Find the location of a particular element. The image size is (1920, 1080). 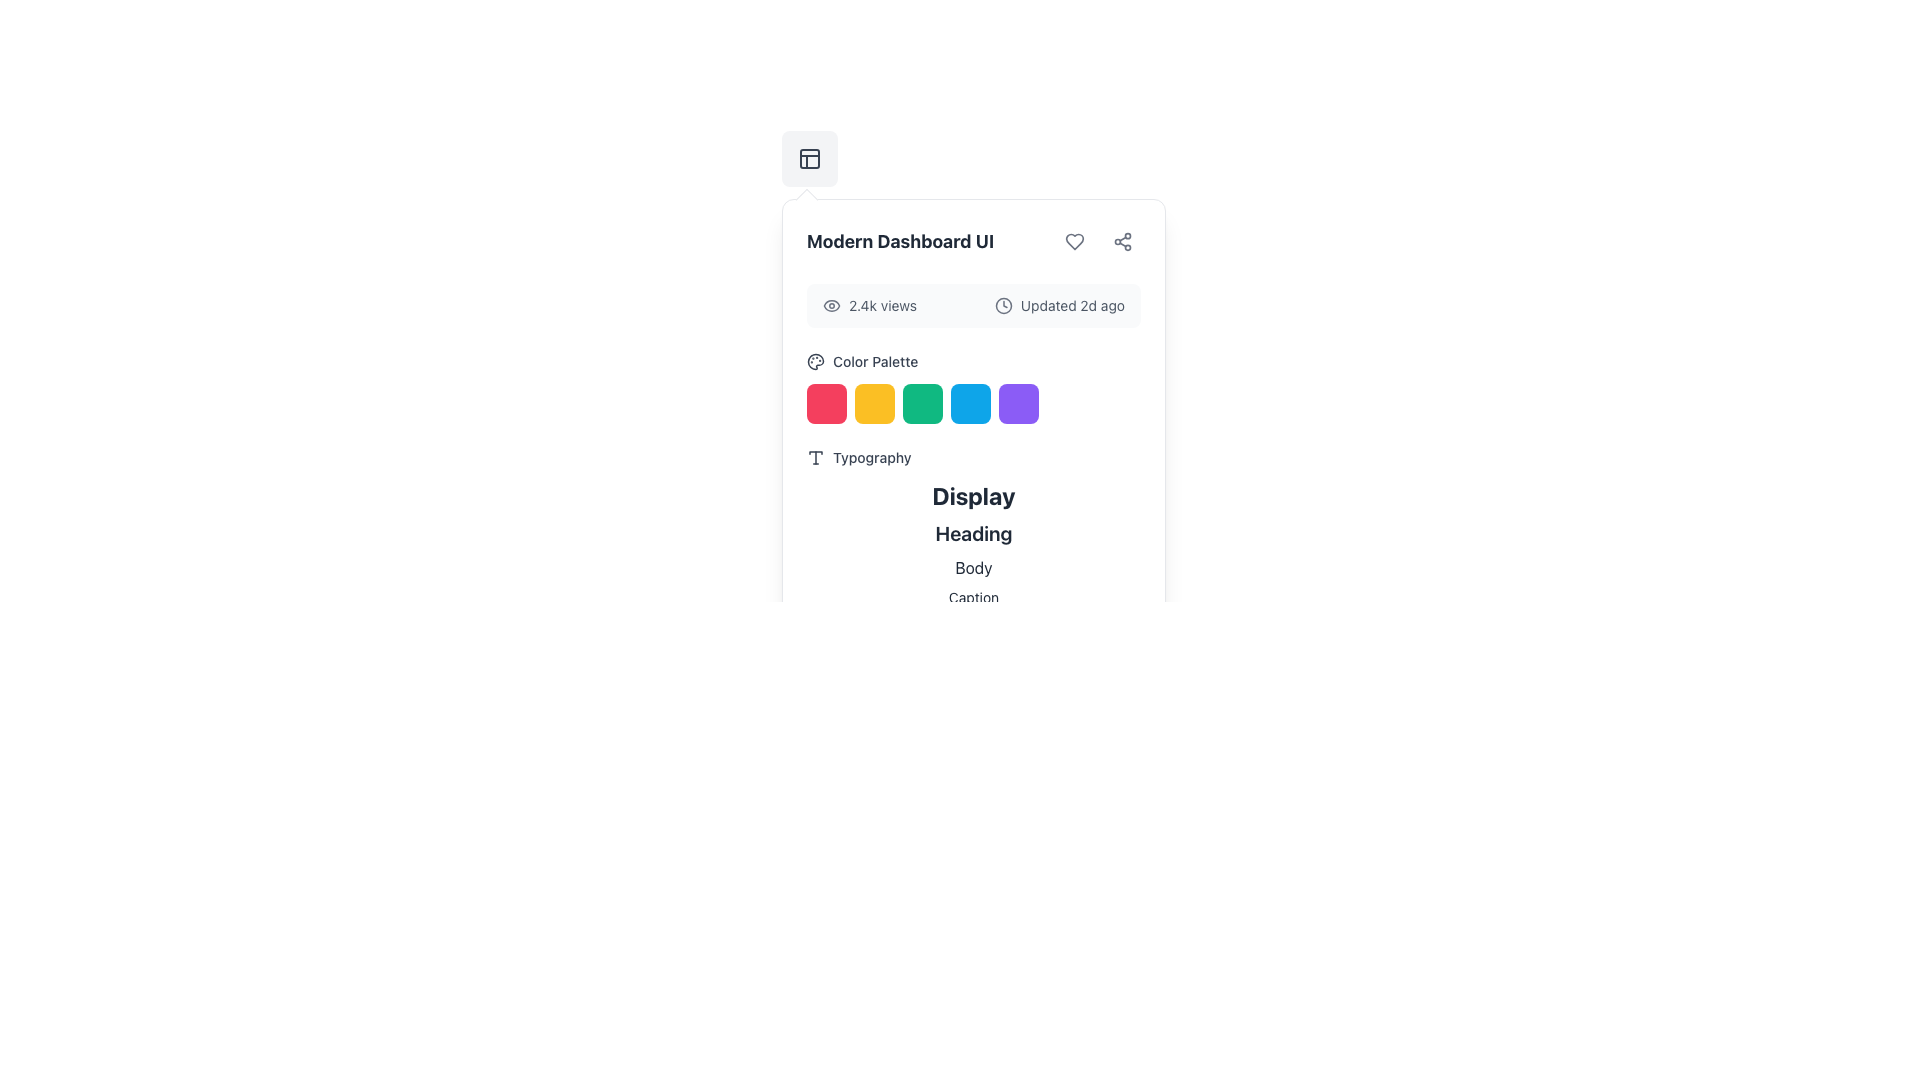

the eye-shaped SVG graphic element located at the top-right section of the card interface is located at coordinates (831, 305).